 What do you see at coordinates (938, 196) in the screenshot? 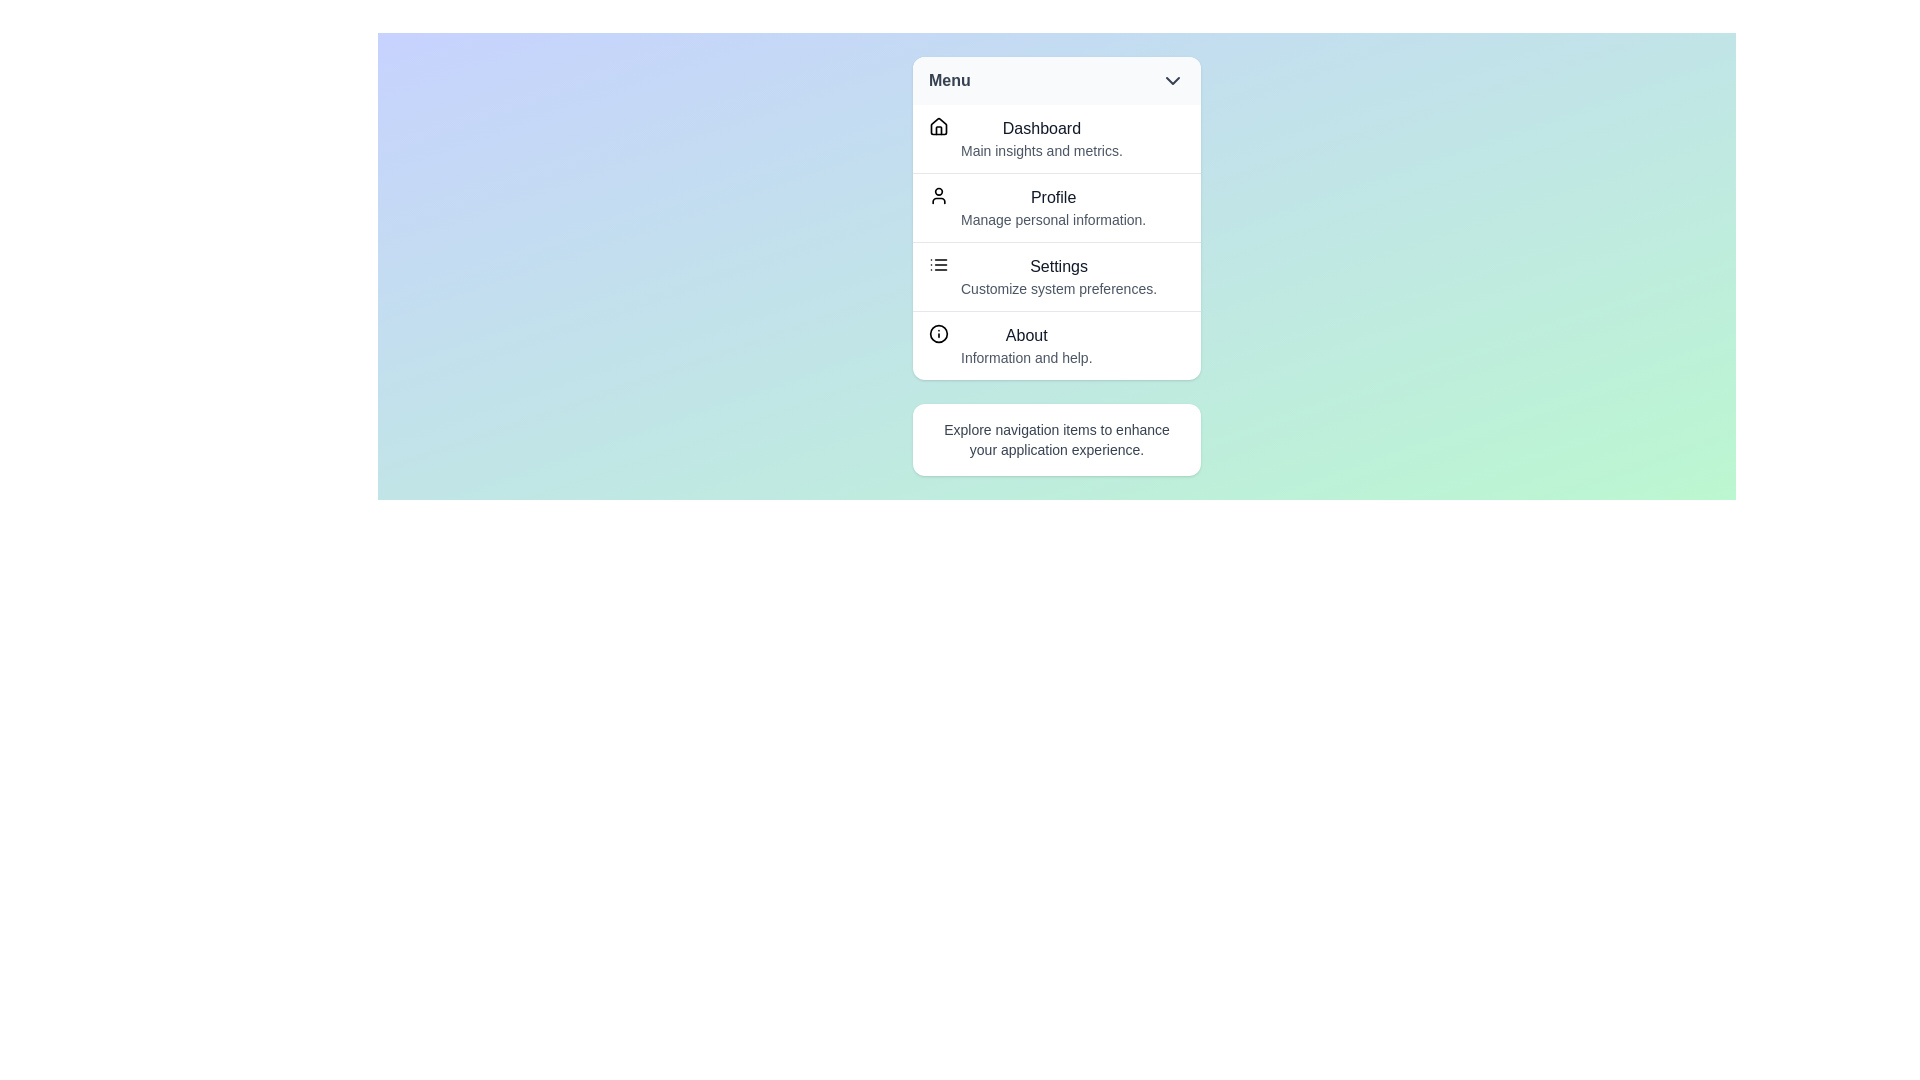
I see `the icon next to the menu item labeled Profile` at bounding box center [938, 196].